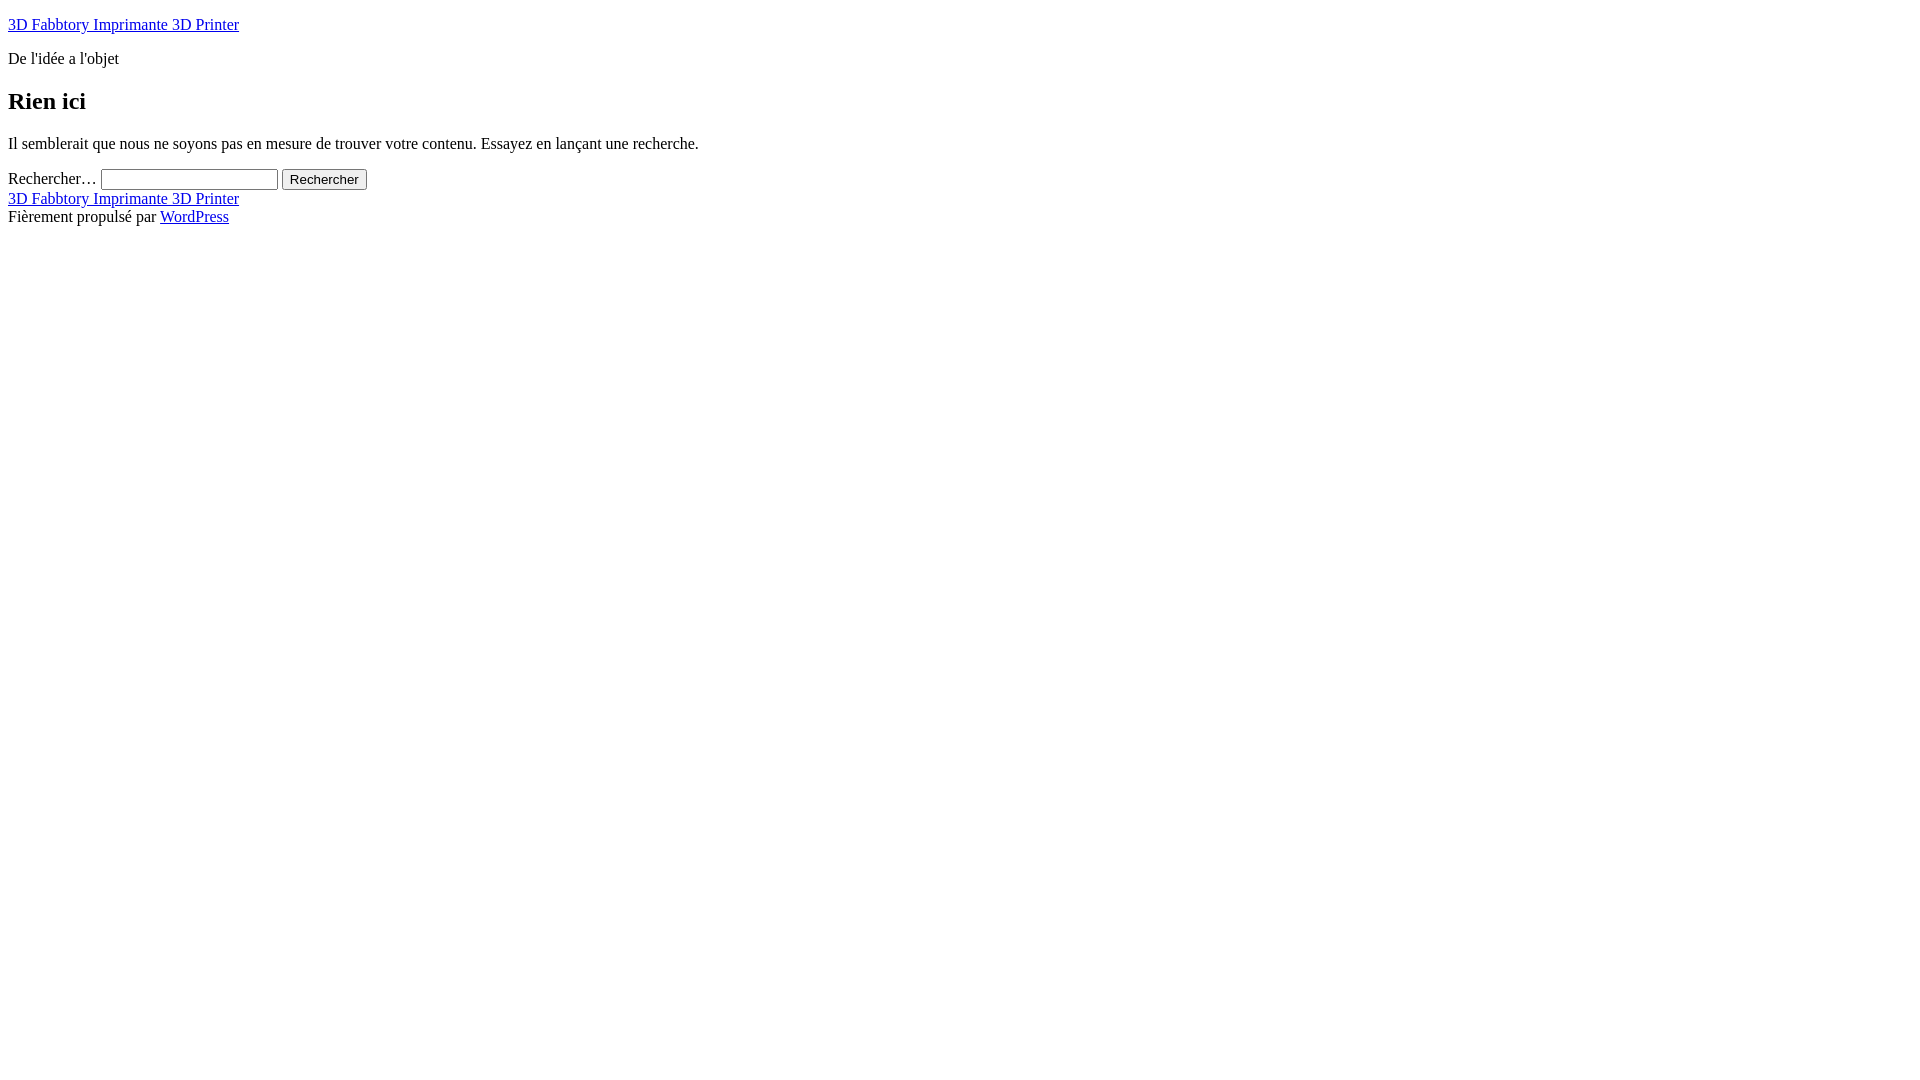 This screenshot has width=1920, height=1080. What do you see at coordinates (158, 216) in the screenshot?
I see `'WordPress'` at bounding box center [158, 216].